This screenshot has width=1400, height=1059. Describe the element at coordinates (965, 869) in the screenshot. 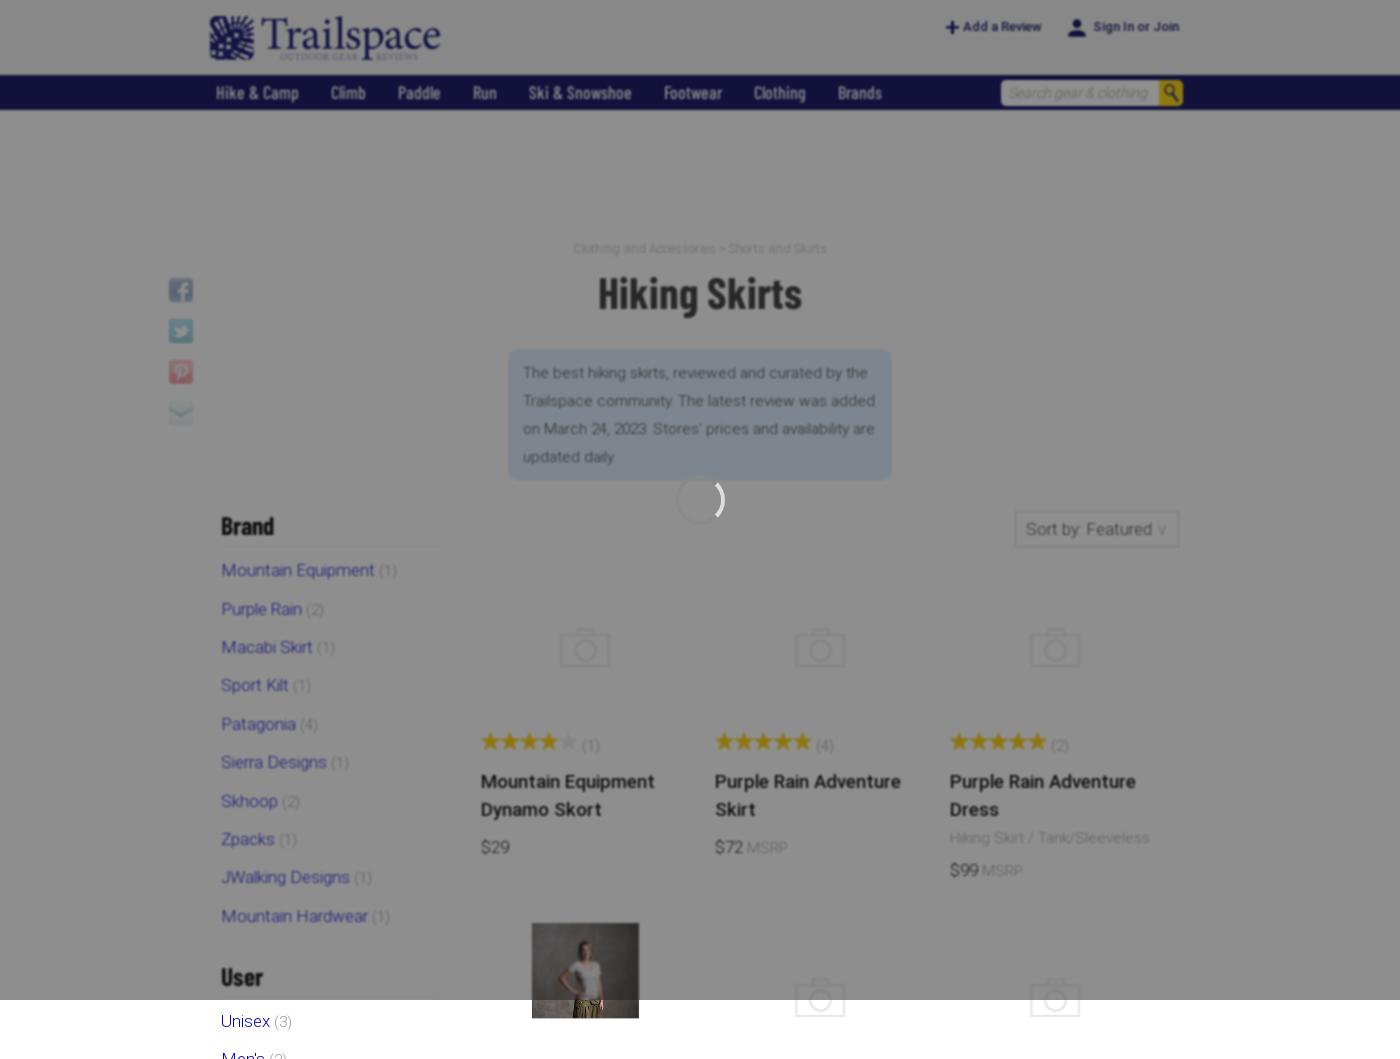

I see `'$99'` at that location.